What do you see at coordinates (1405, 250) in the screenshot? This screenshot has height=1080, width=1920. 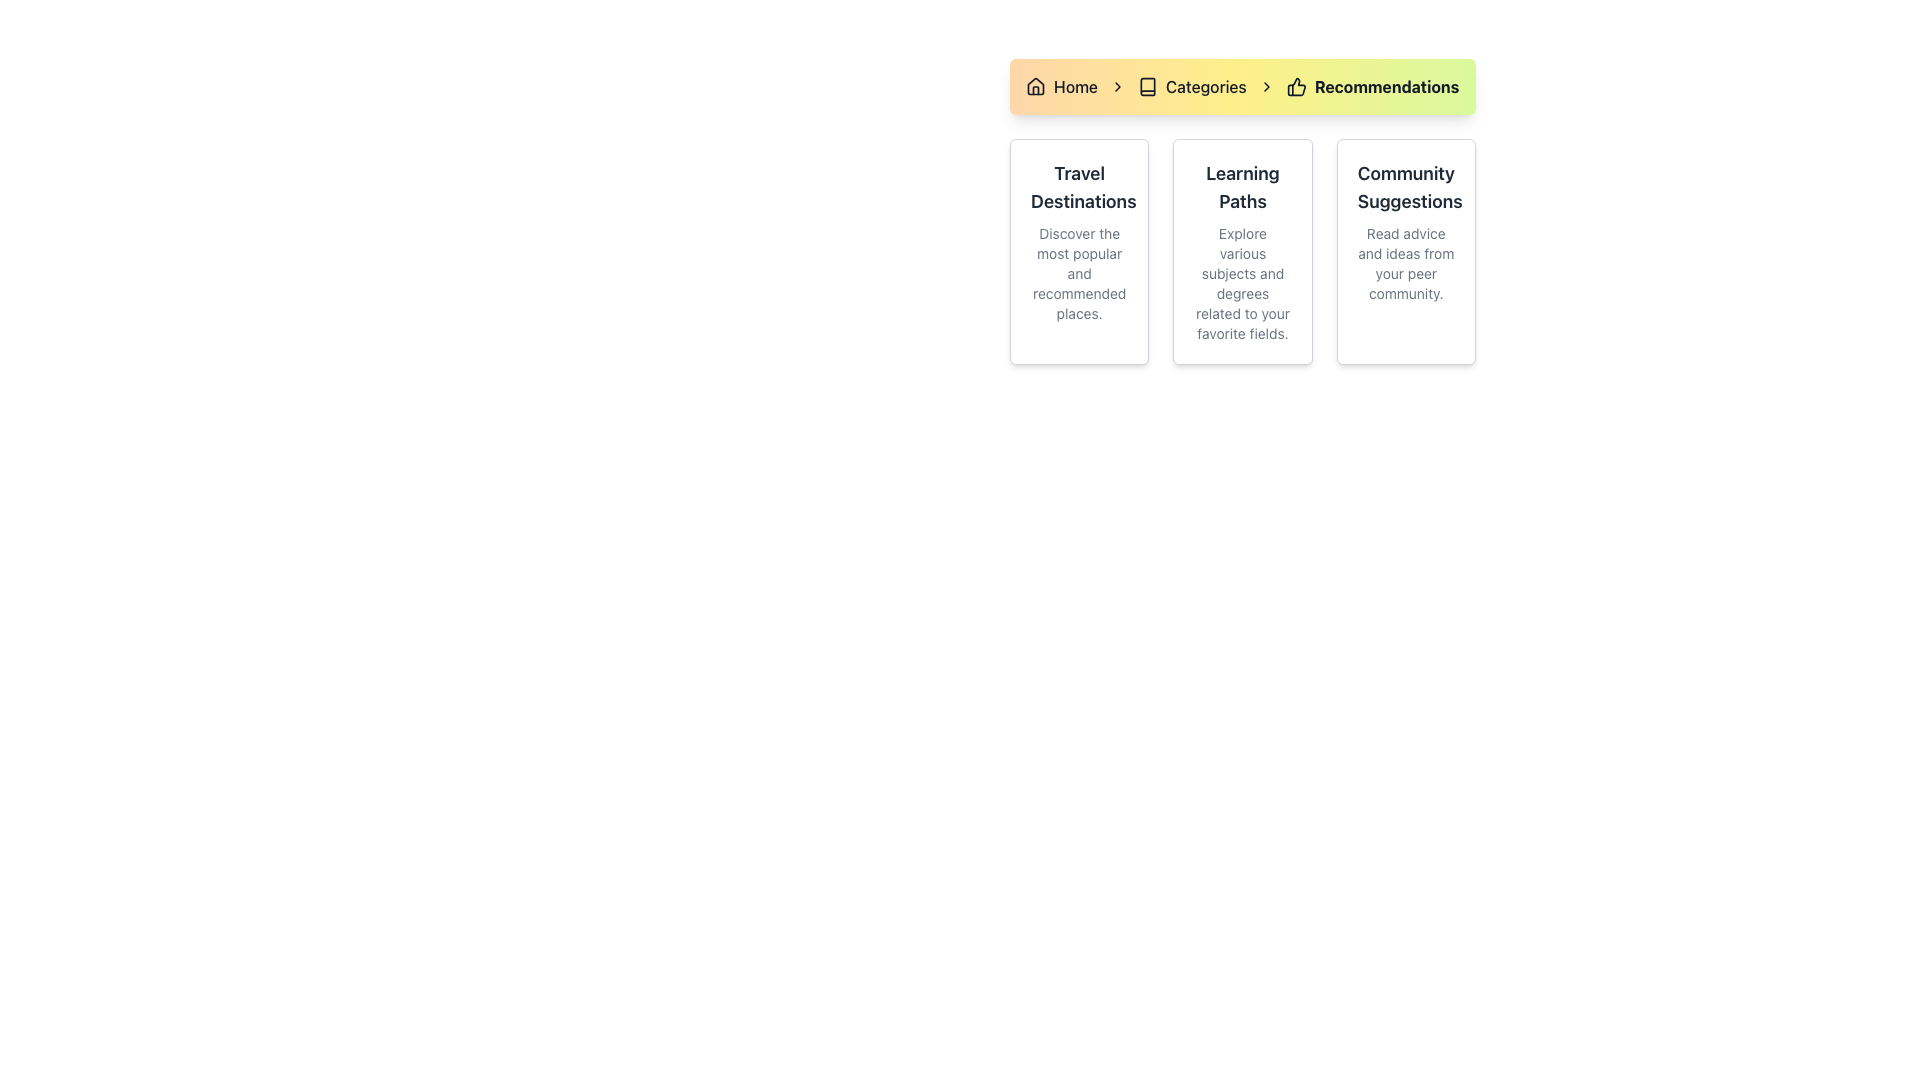 I see `the informational card component located in the rightmost column of the grid layout` at bounding box center [1405, 250].